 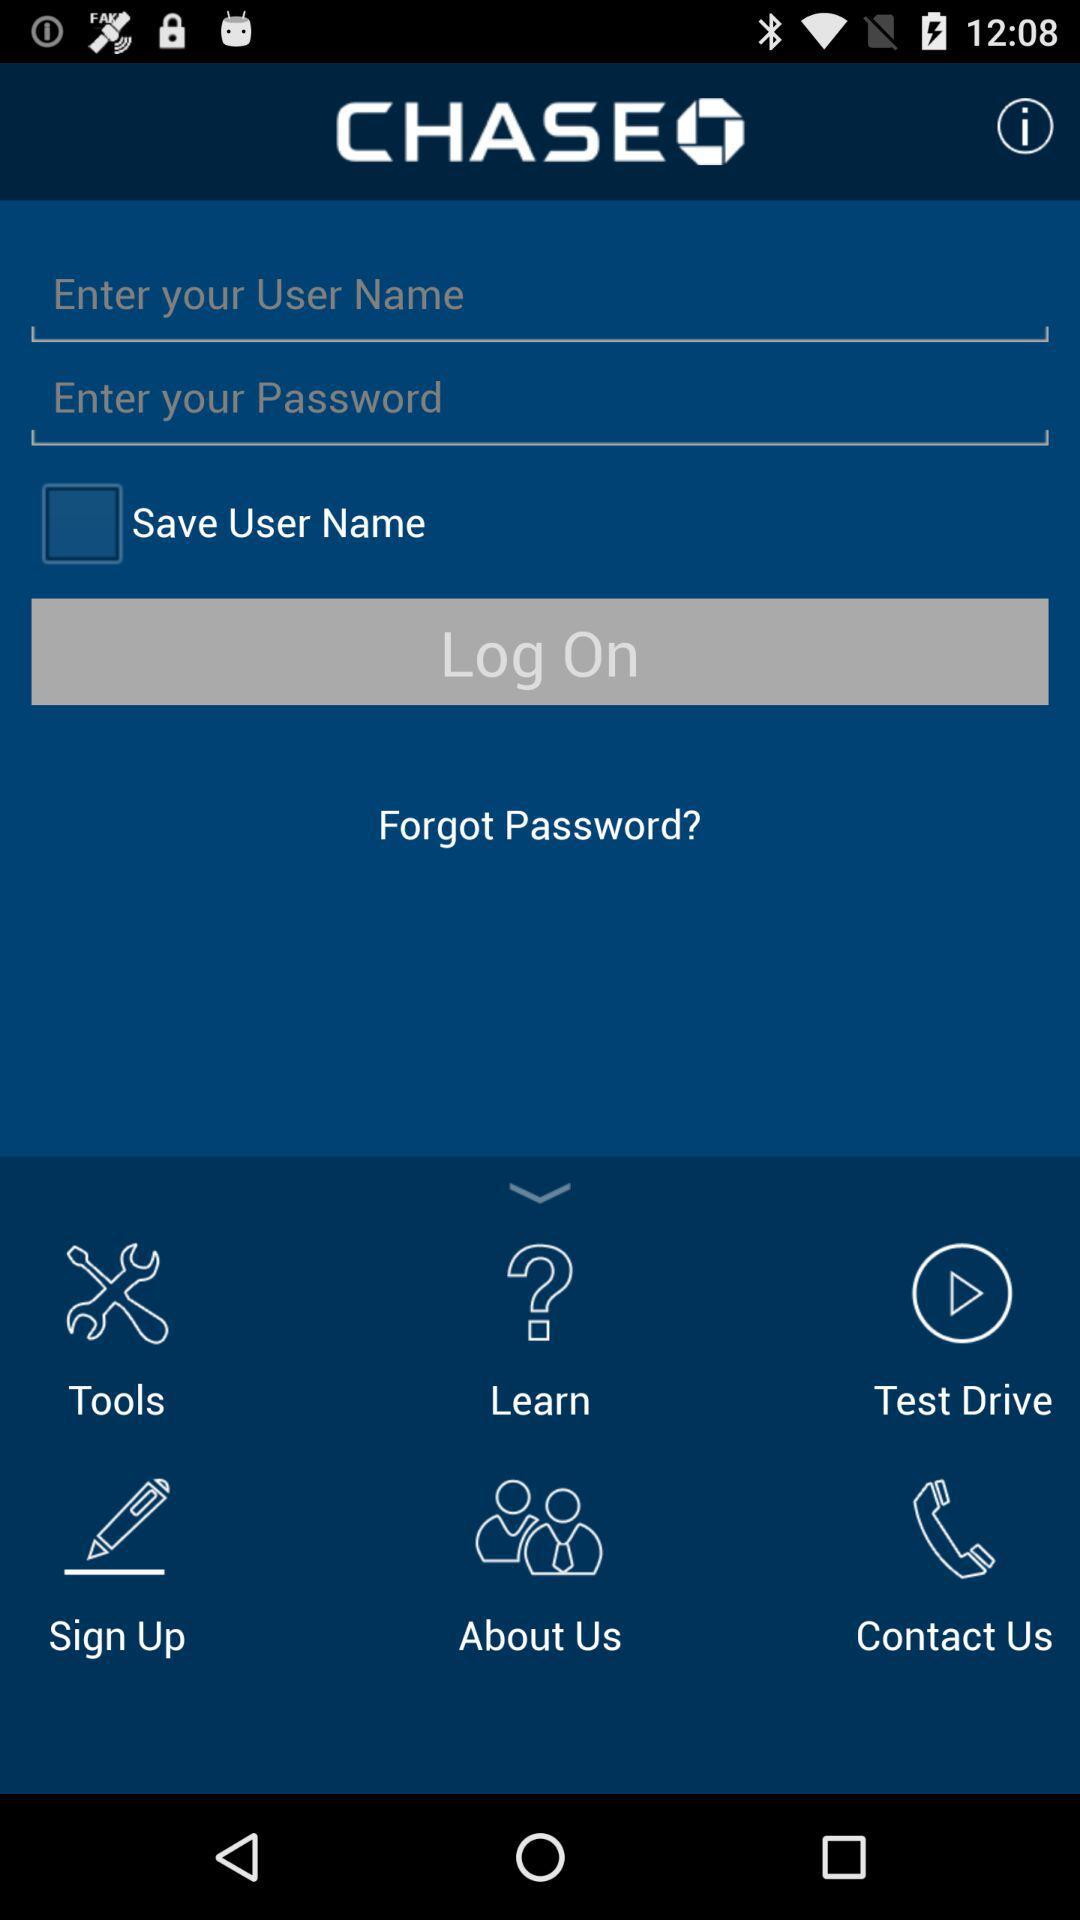 What do you see at coordinates (540, 1327) in the screenshot?
I see `the icon above about us item` at bounding box center [540, 1327].